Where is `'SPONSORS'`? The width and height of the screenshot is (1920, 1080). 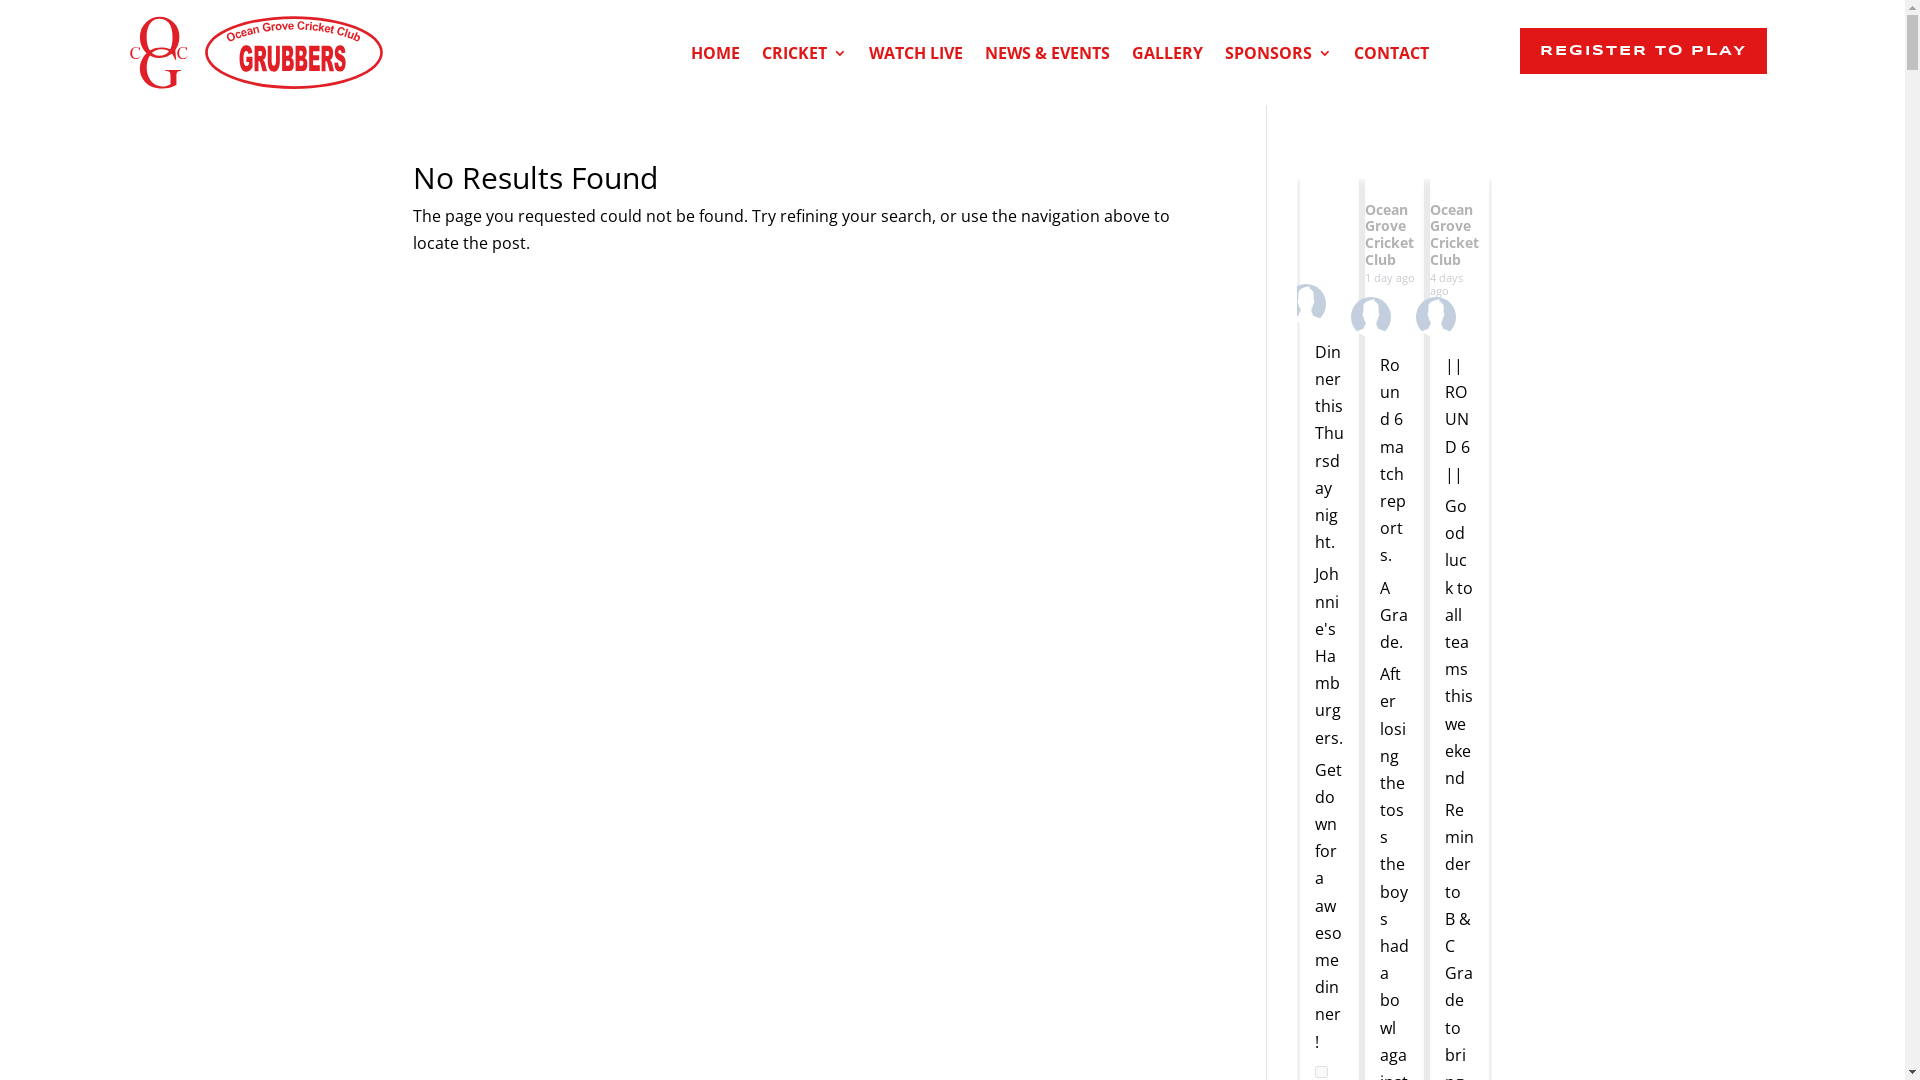 'SPONSORS' is located at coordinates (1277, 56).